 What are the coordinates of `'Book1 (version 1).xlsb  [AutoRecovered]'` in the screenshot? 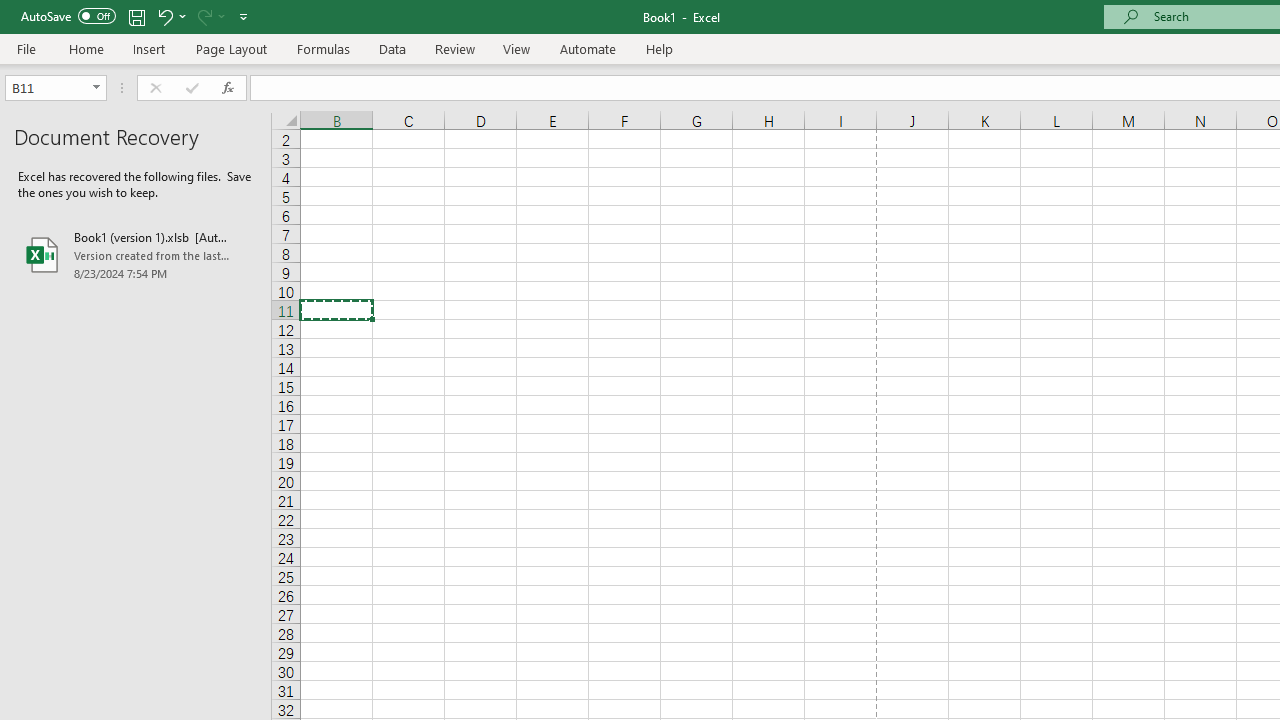 It's located at (135, 253).